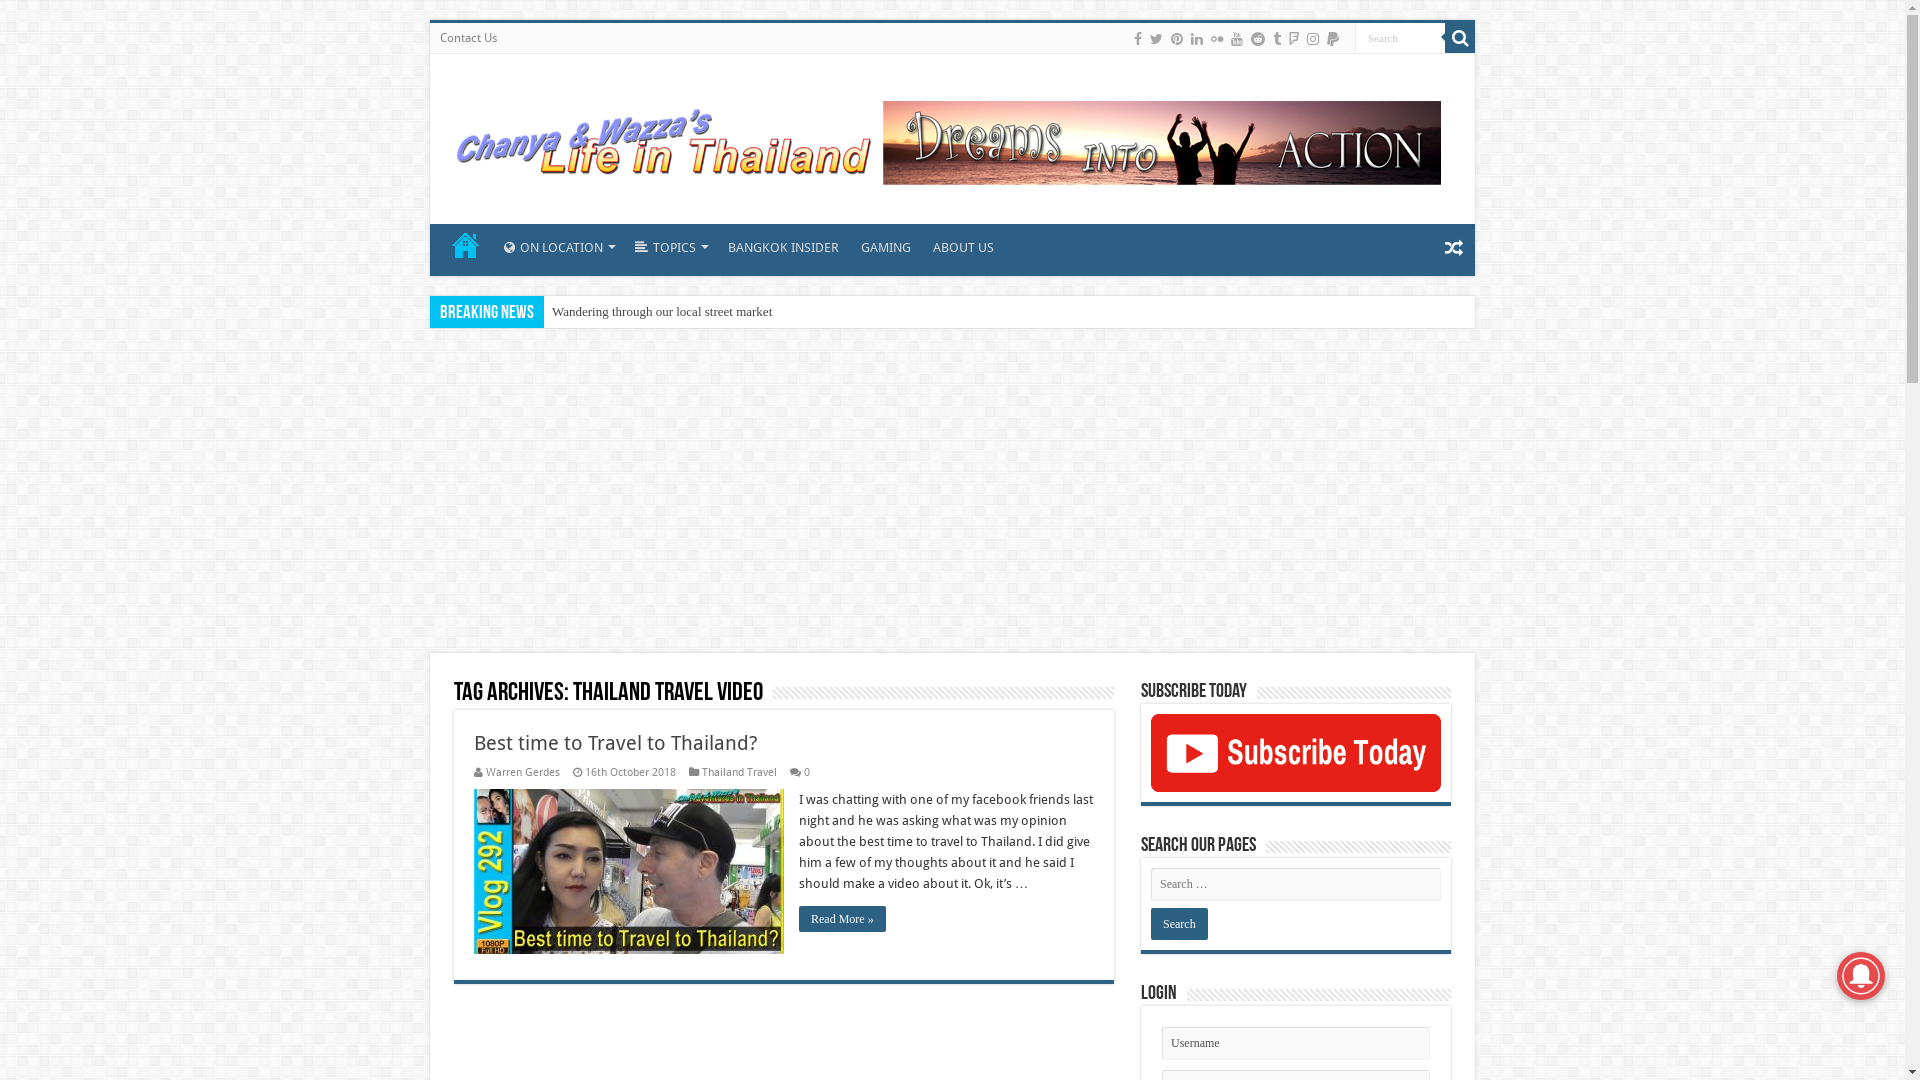 The image size is (1920, 1080). I want to click on 'Contact Us', so click(467, 38).